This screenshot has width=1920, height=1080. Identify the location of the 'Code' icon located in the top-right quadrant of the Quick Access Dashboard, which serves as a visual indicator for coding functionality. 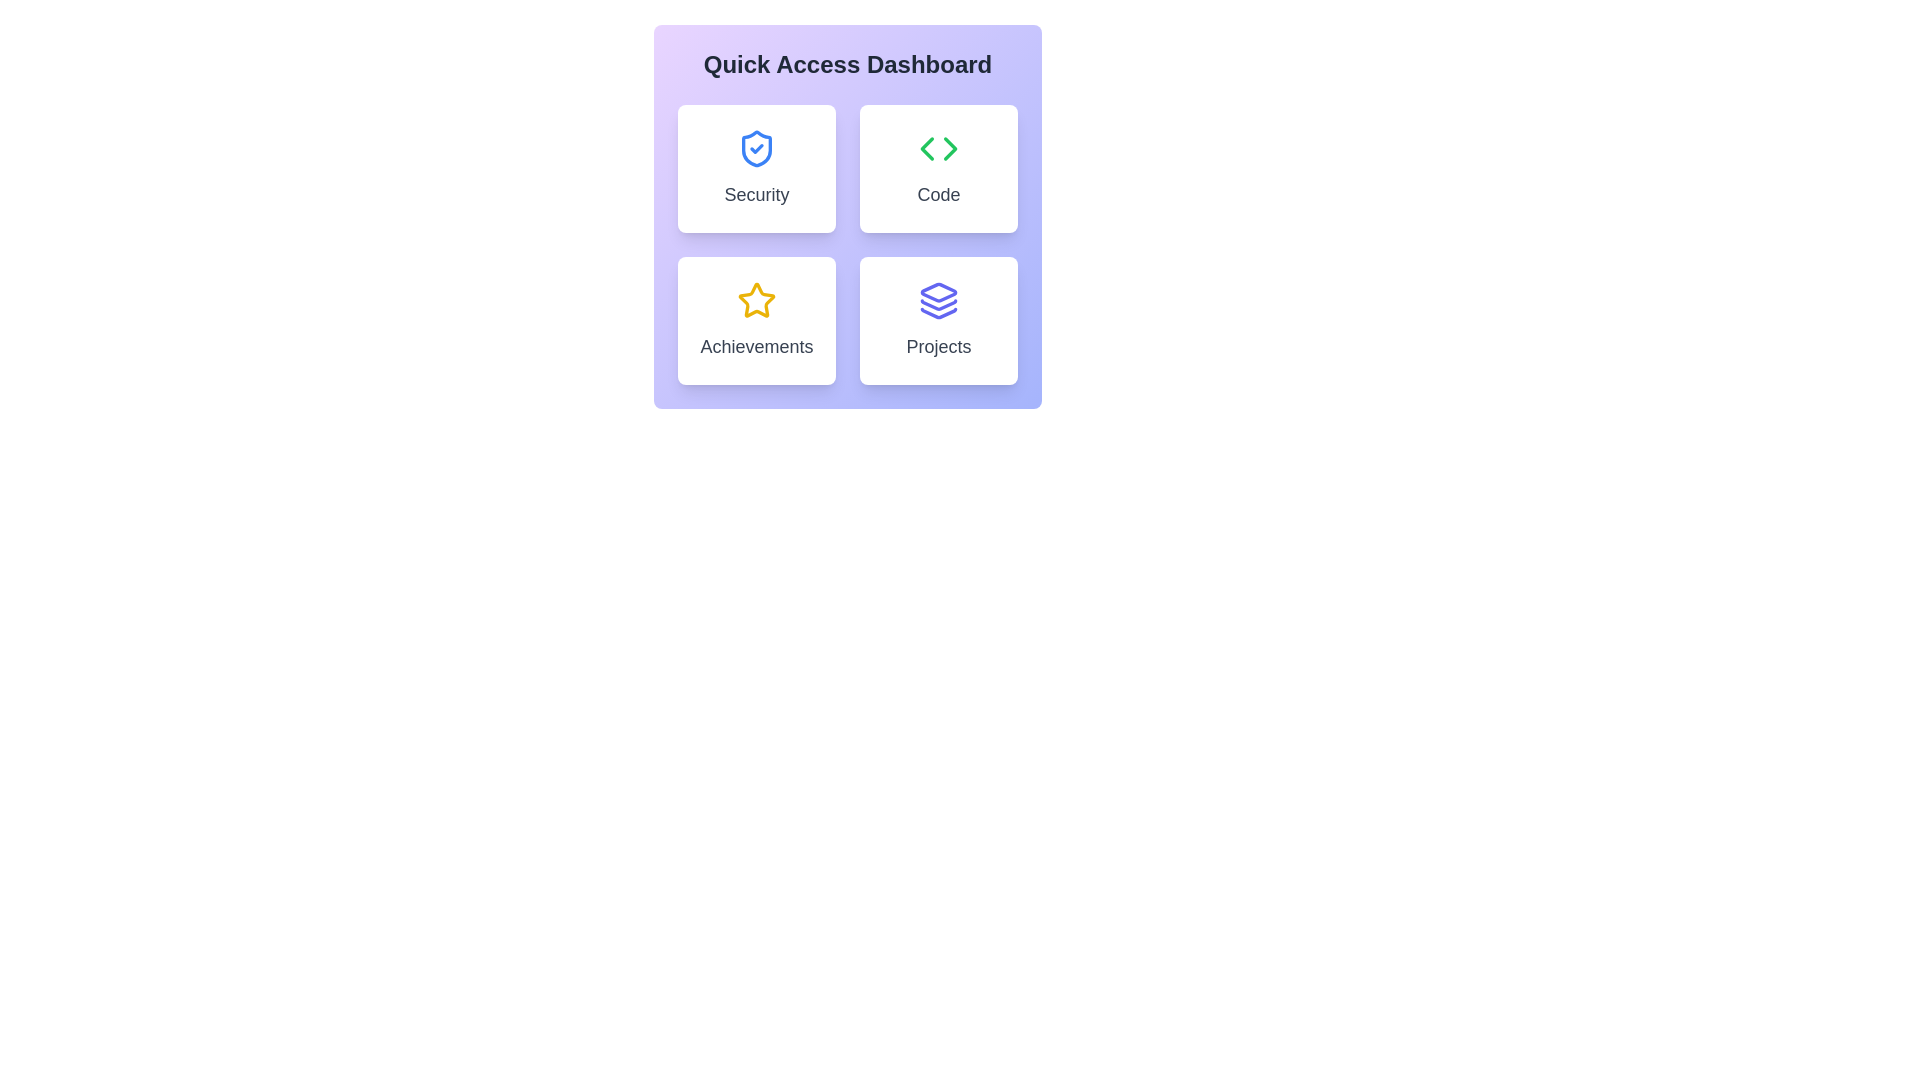
(938, 148).